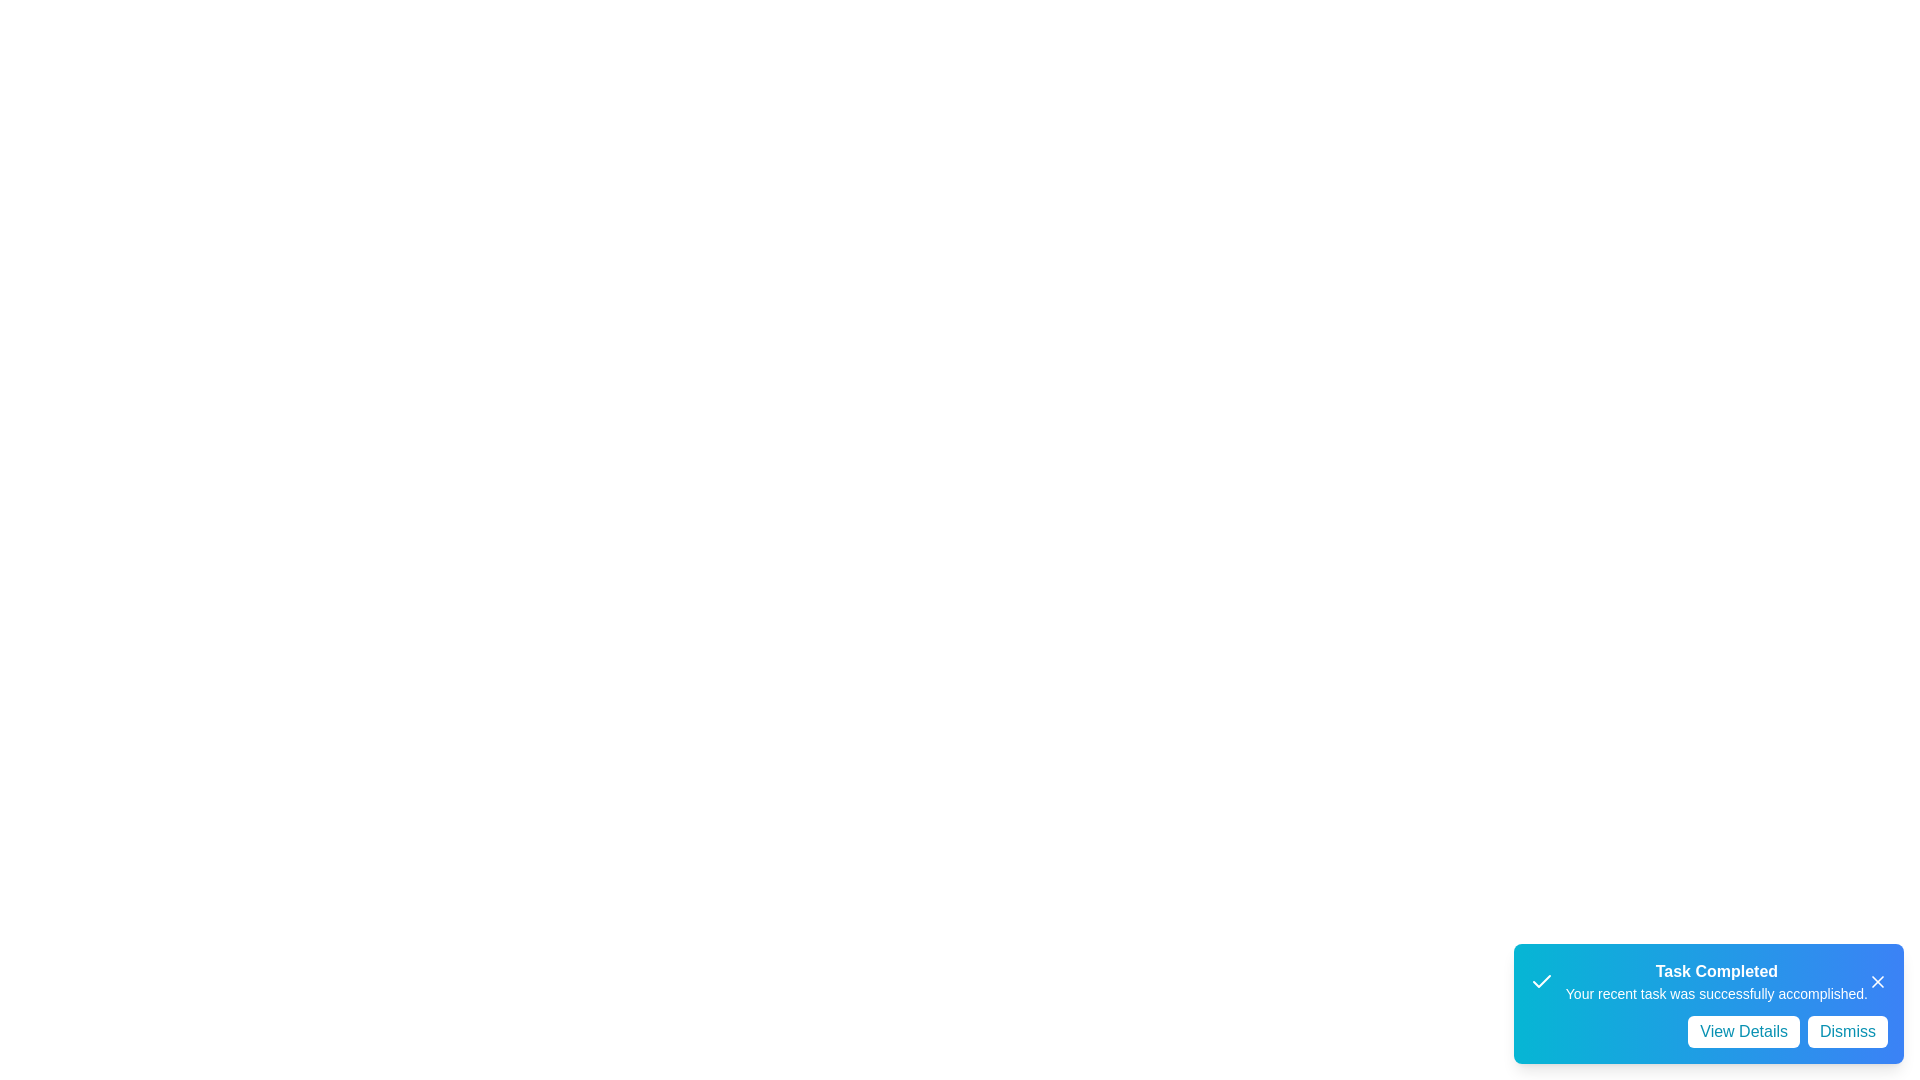  Describe the element at coordinates (1697, 981) in the screenshot. I see `the Notification Content element which displays a checkmark icon and the text 'Task Completed' with a description 'Your recent task was successfully accomplished.'` at that location.